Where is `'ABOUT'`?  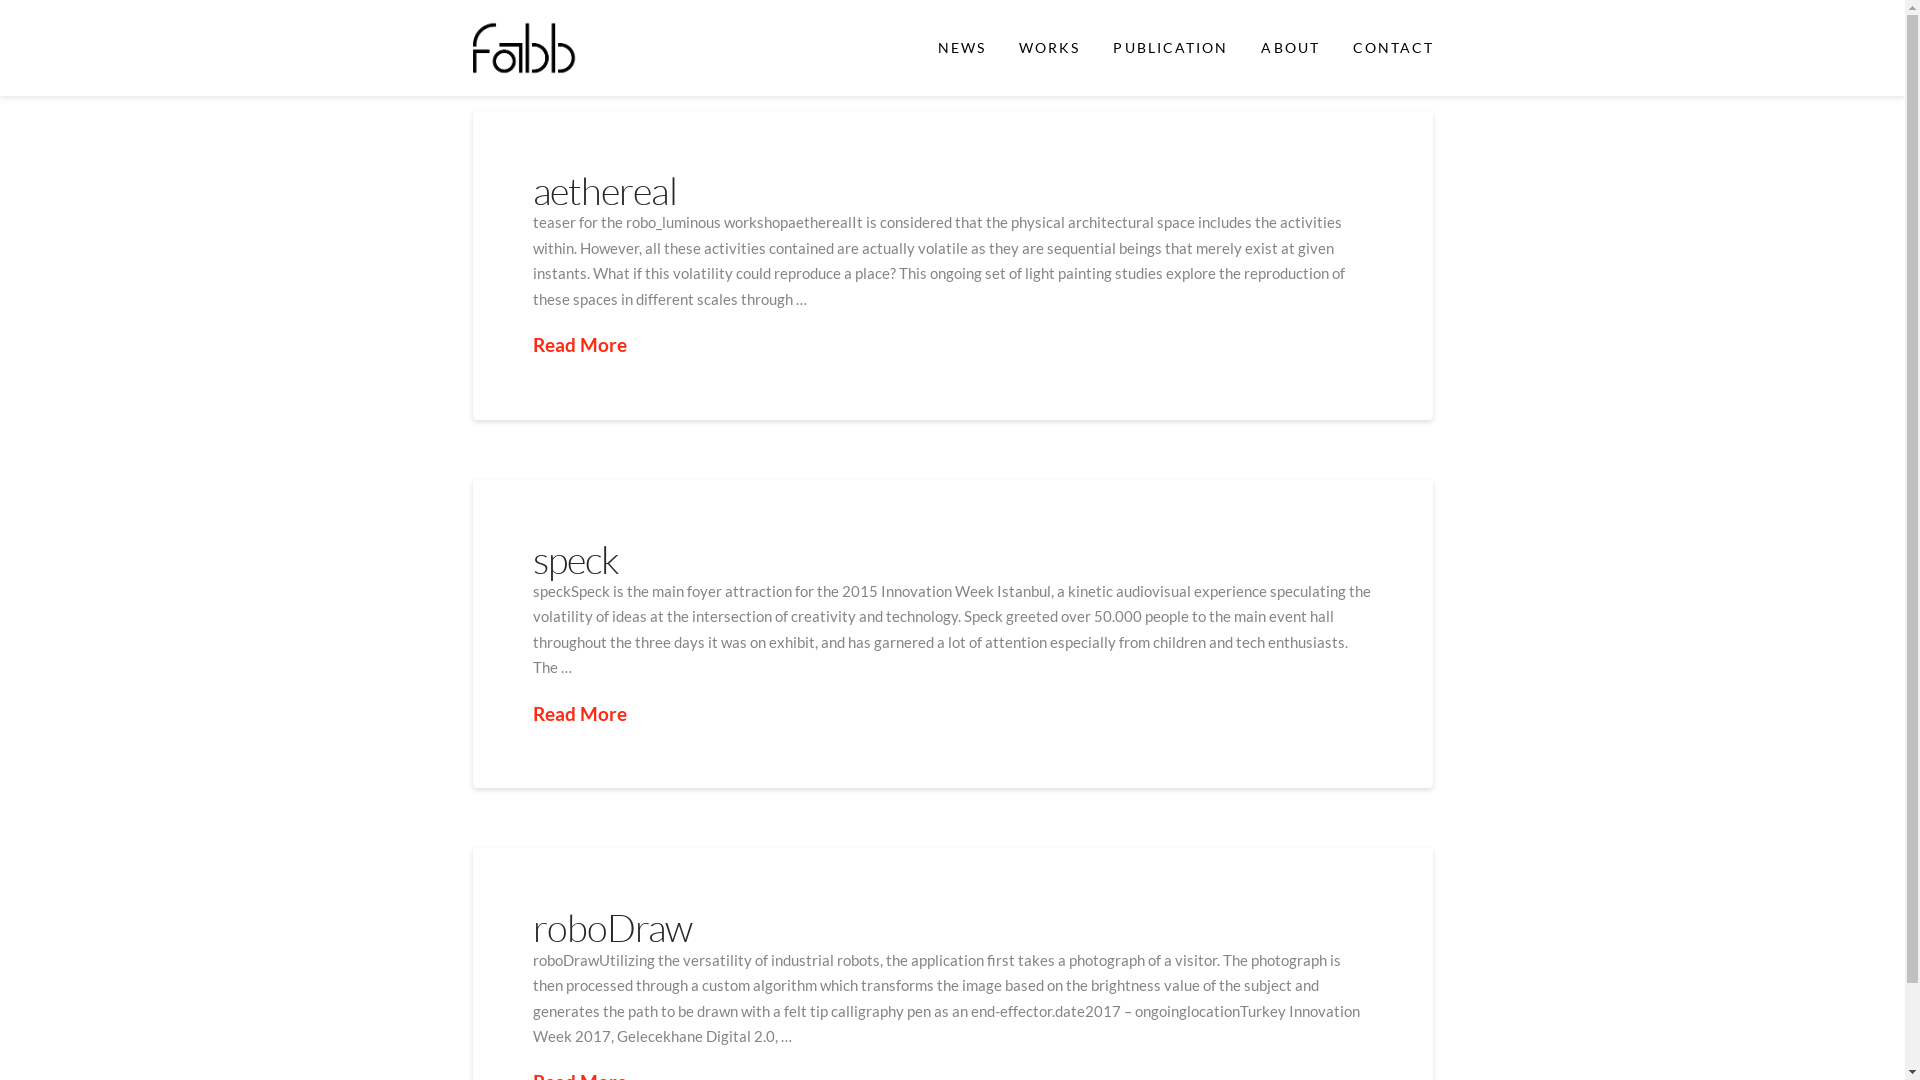 'ABOUT' is located at coordinates (1289, 46).